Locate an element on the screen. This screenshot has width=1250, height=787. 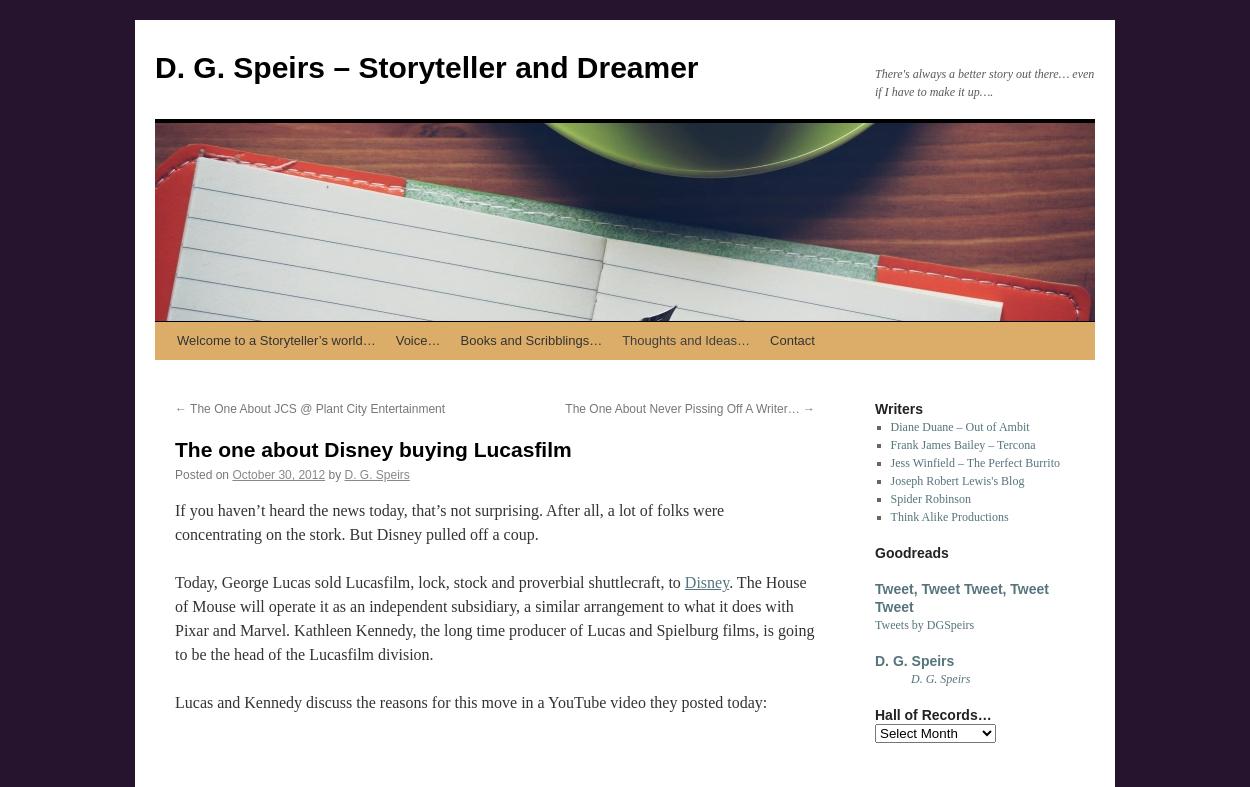
'The One About Never Pissing Off A Writer…' is located at coordinates (564, 409).